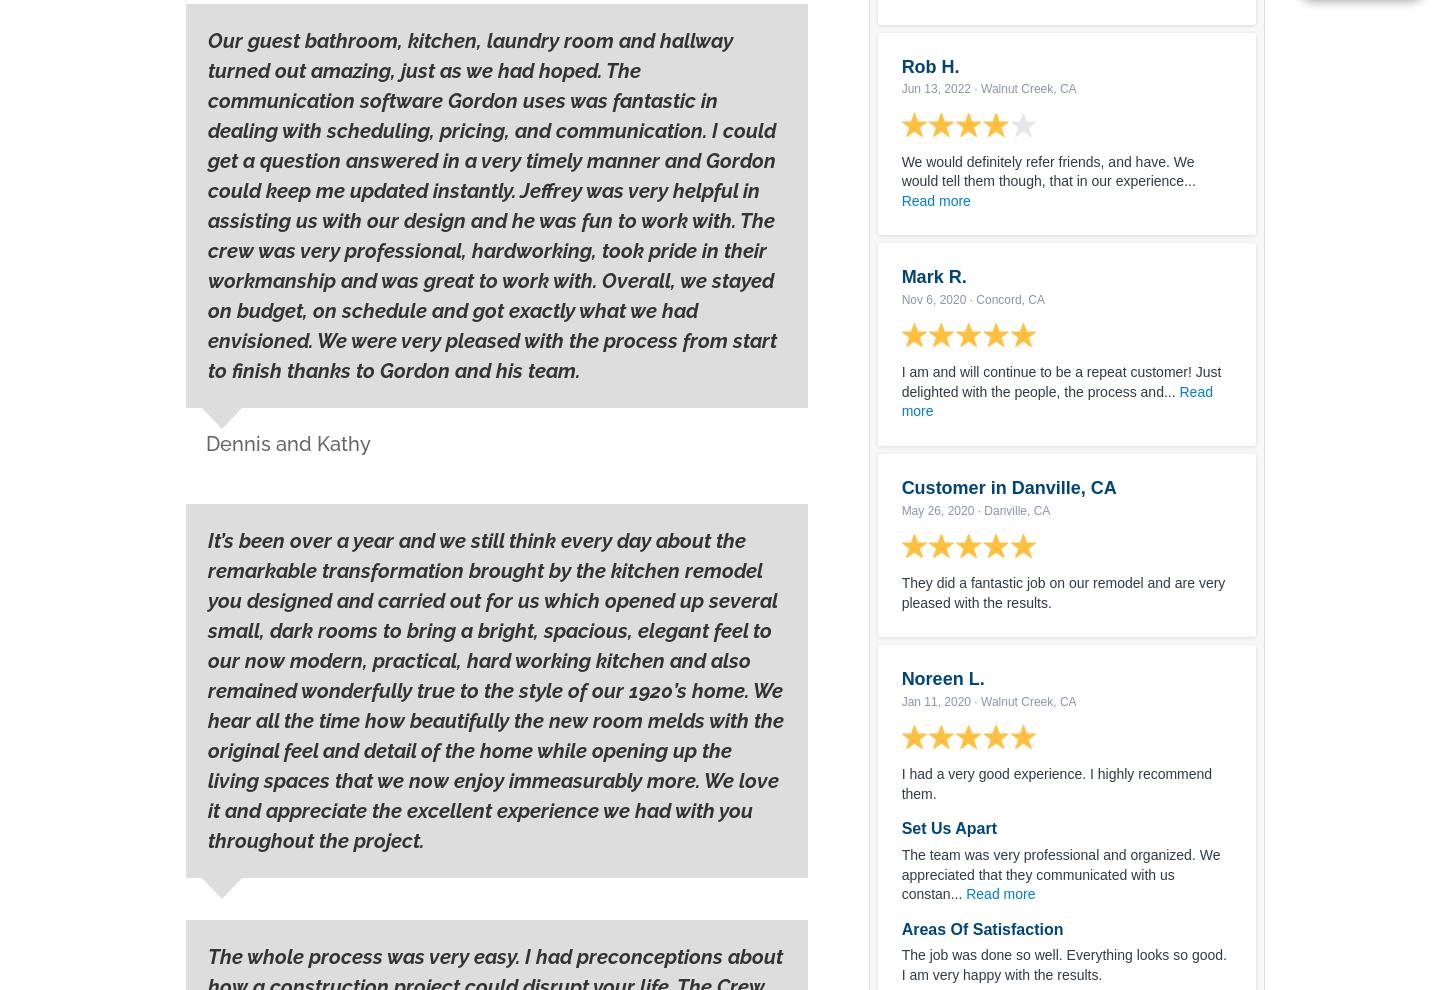 Image resolution: width=1450 pixels, height=990 pixels. What do you see at coordinates (941, 679) in the screenshot?
I see `'Noreen L.'` at bounding box center [941, 679].